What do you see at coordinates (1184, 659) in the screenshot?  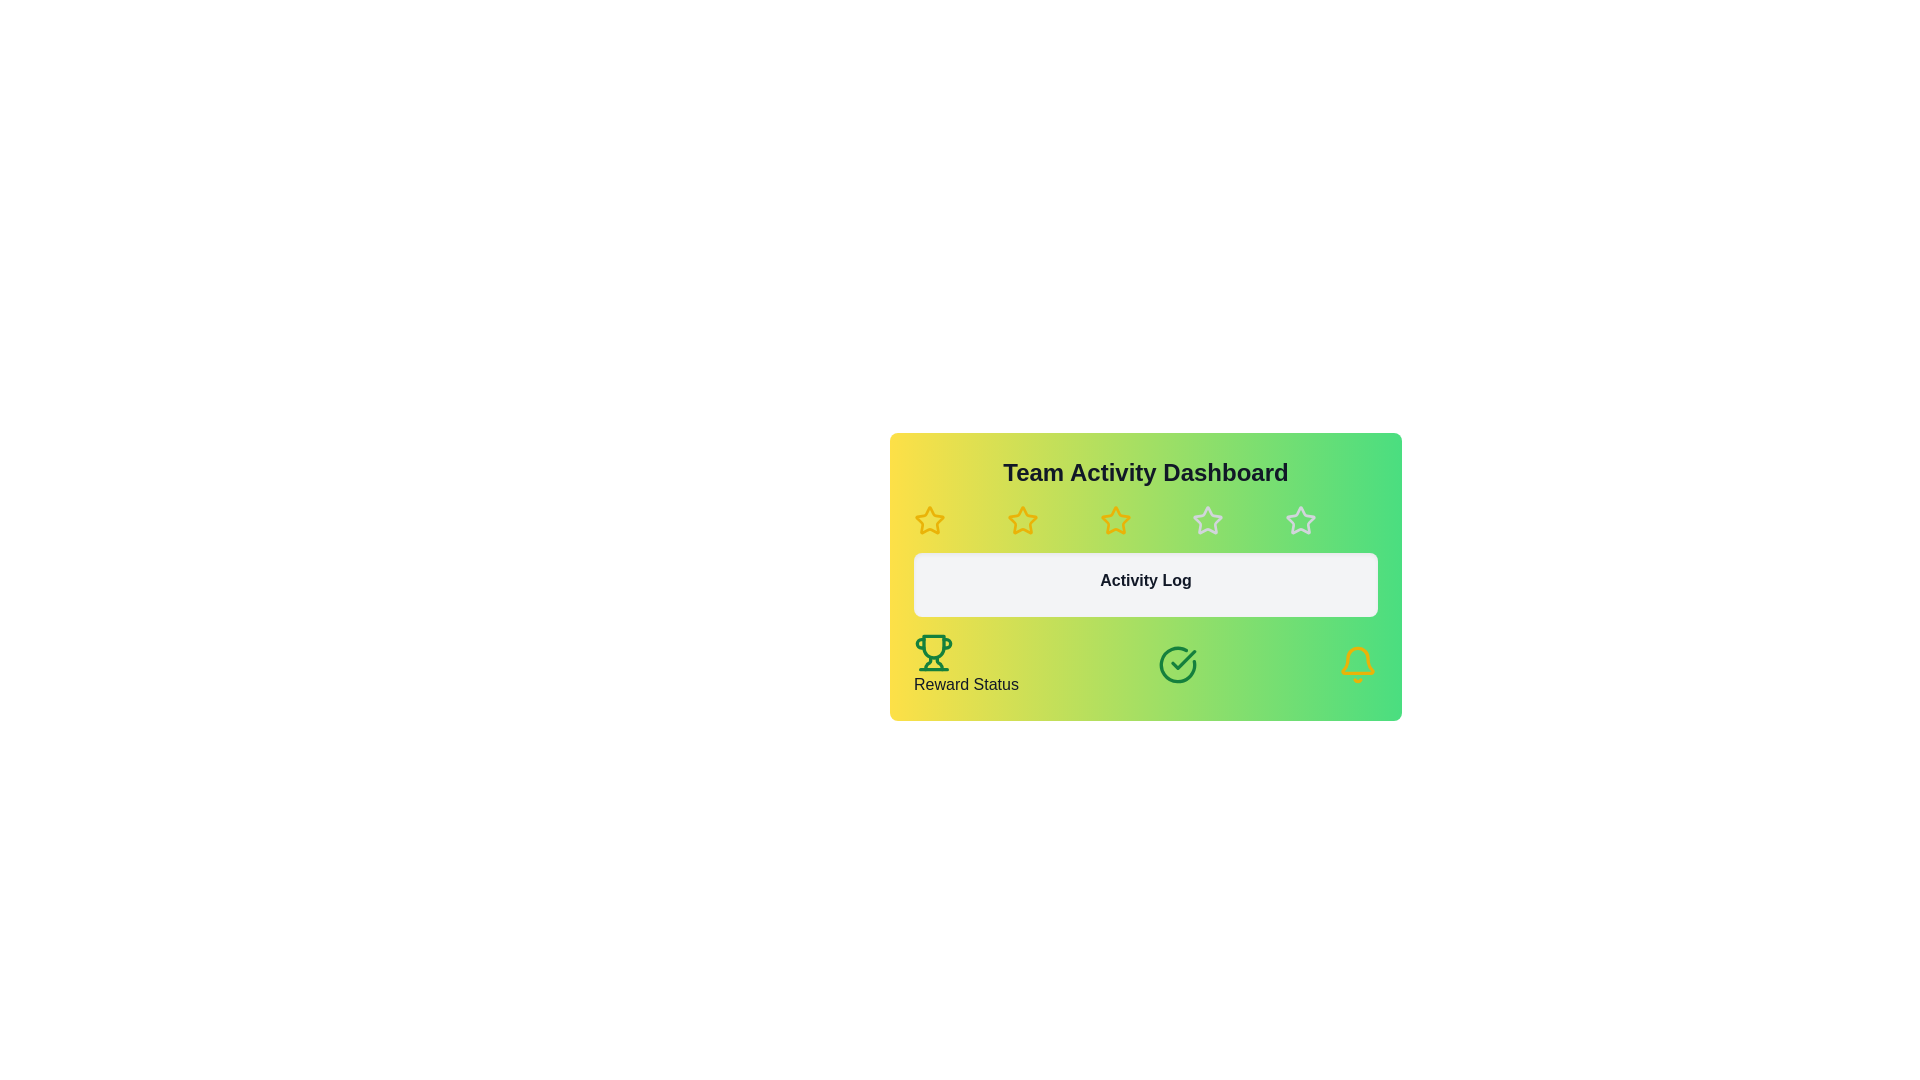 I see `the green checkmark icon located within a circular badge at the lower middle region of the card UI component` at bounding box center [1184, 659].